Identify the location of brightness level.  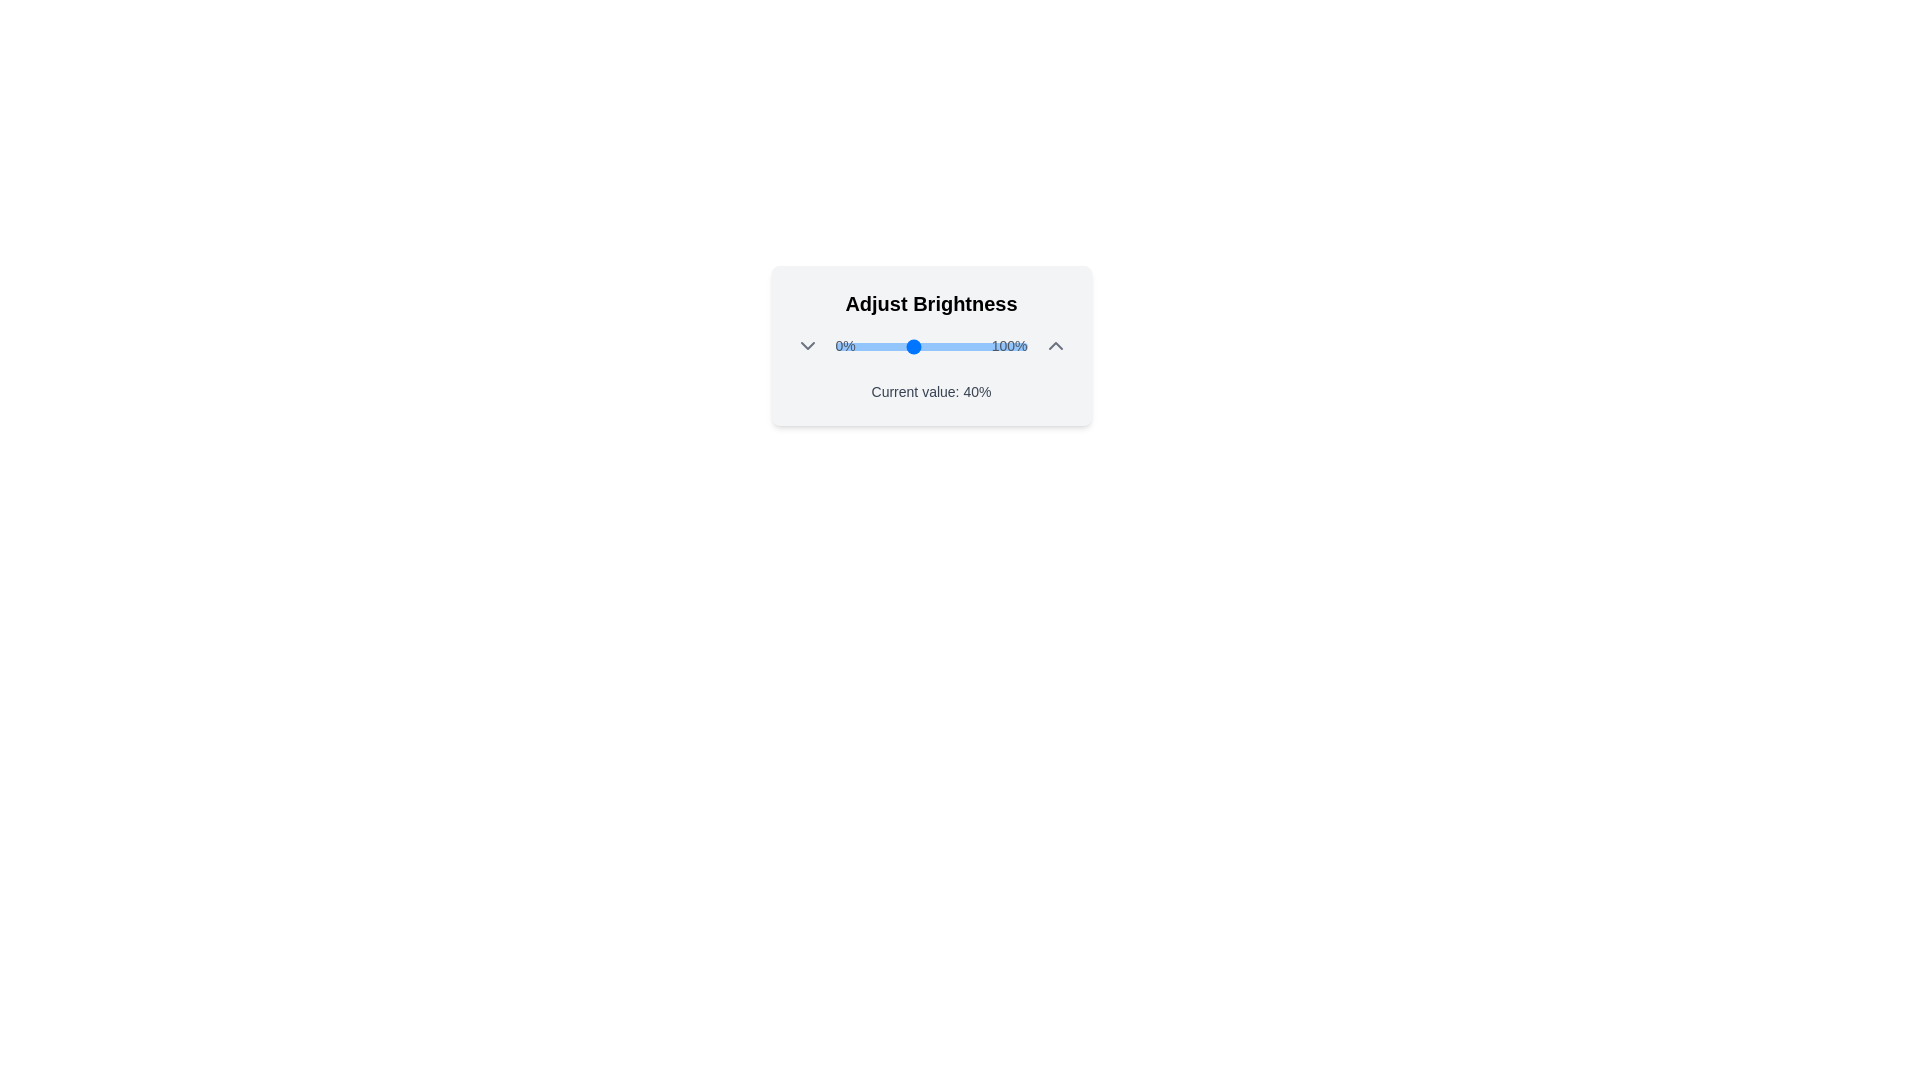
(843, 346).